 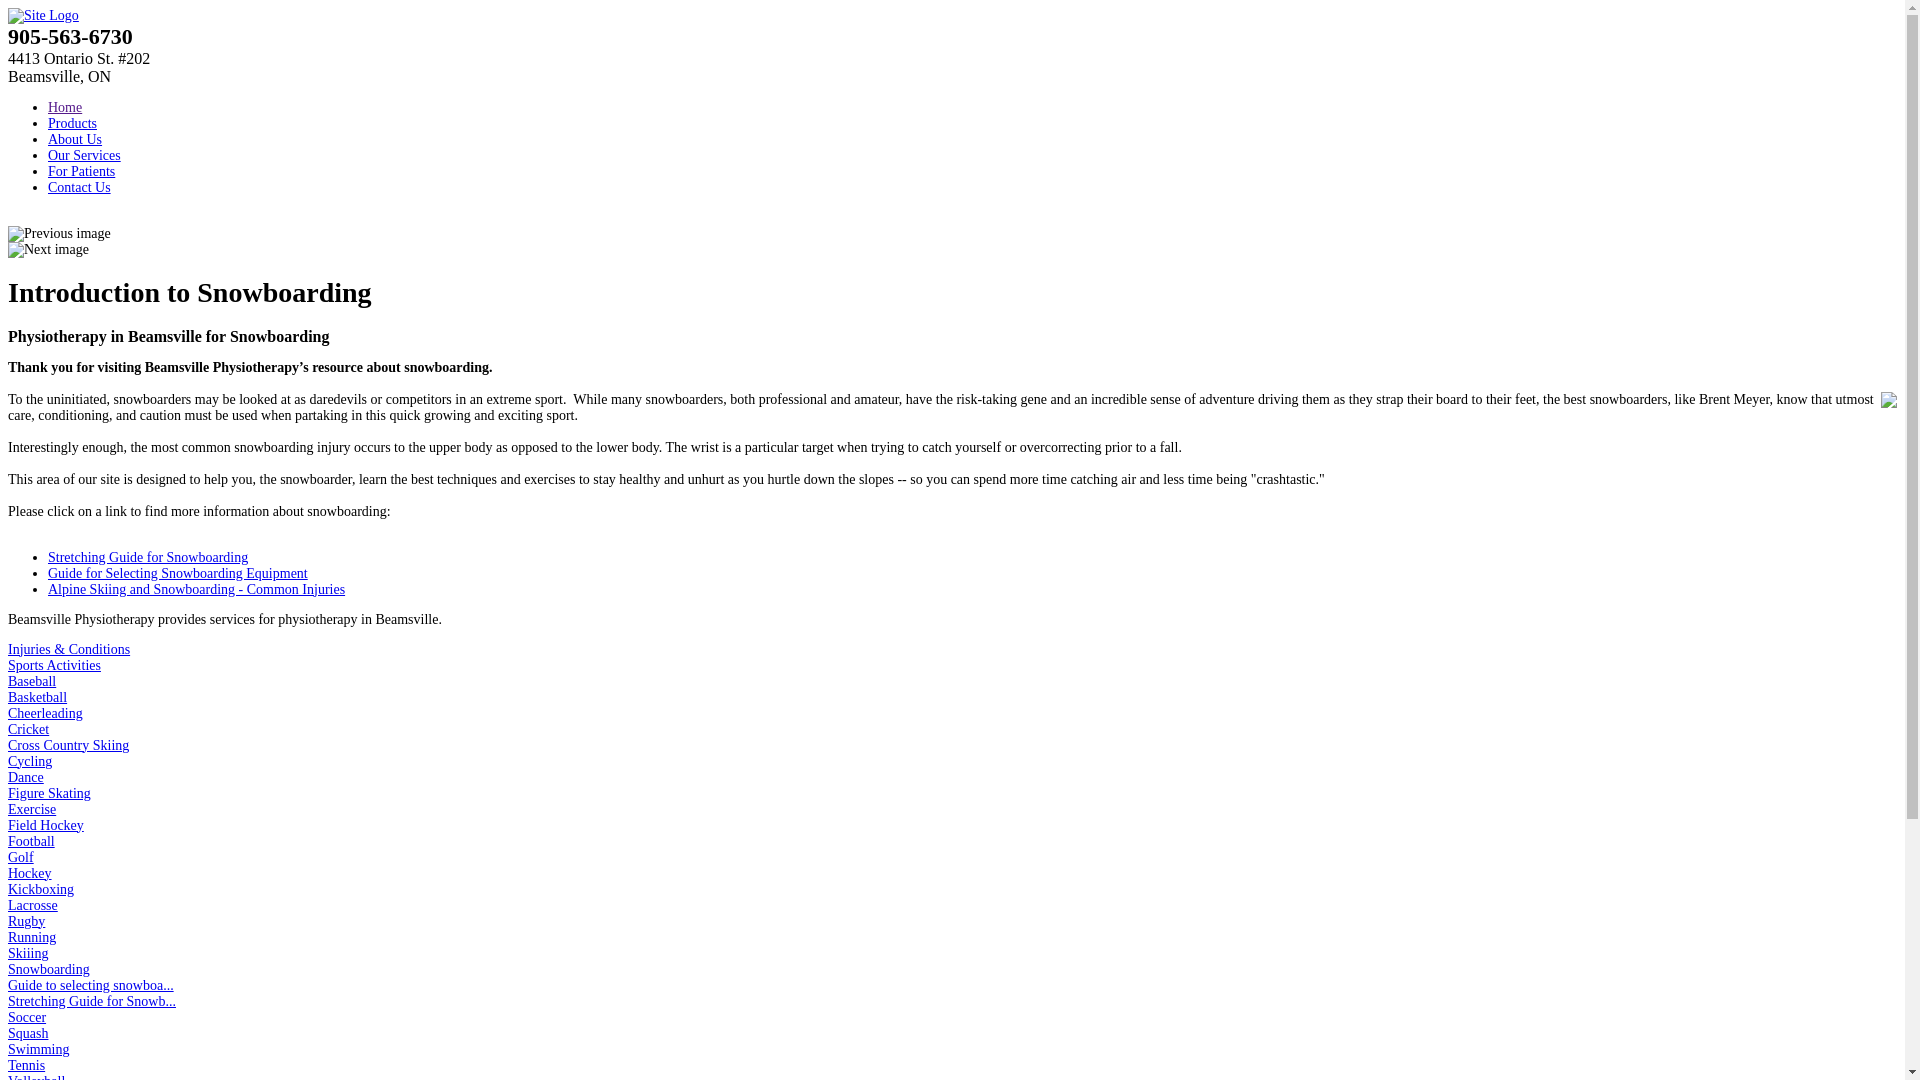 What do you see at coordinates (8, 680) in the screenshot?
I see `'Baseball'` at bounding box center [8, 680].